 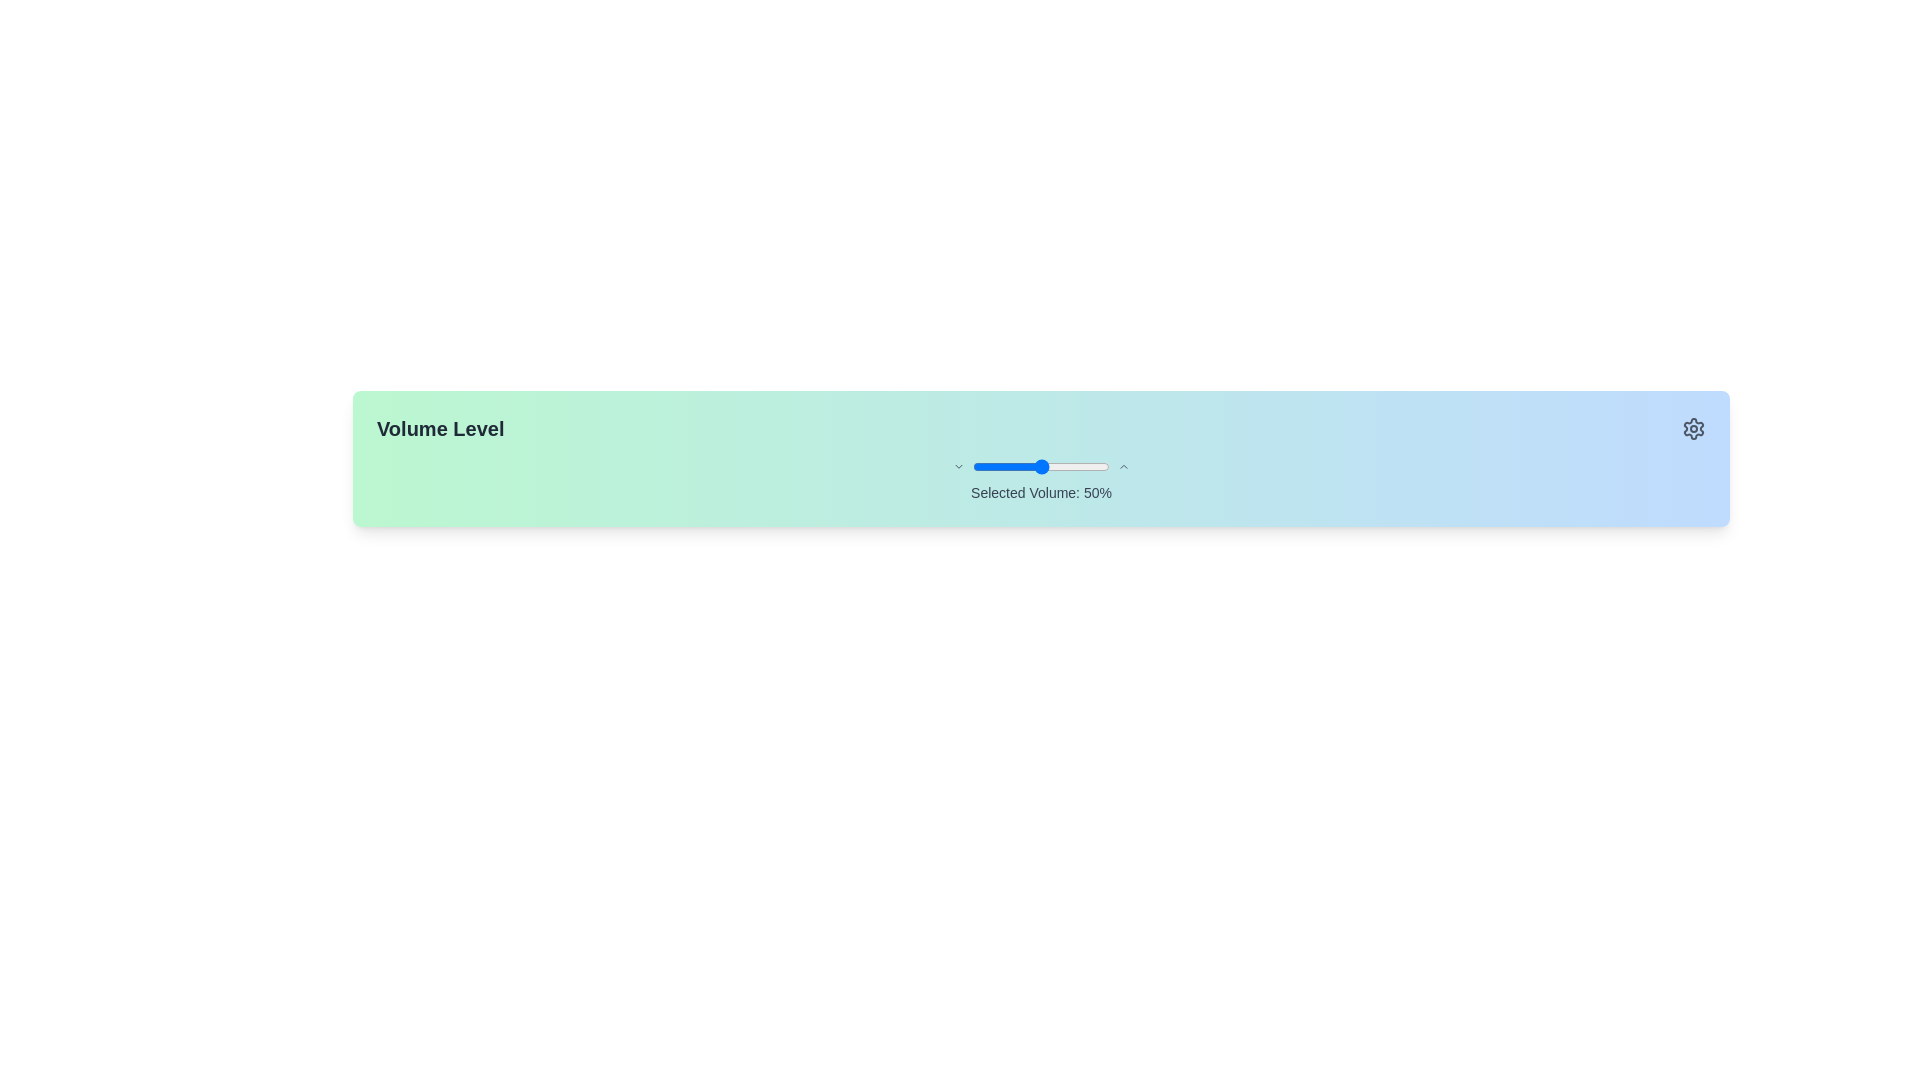 I want to click on the slider value, so click(x=1048, y=466).